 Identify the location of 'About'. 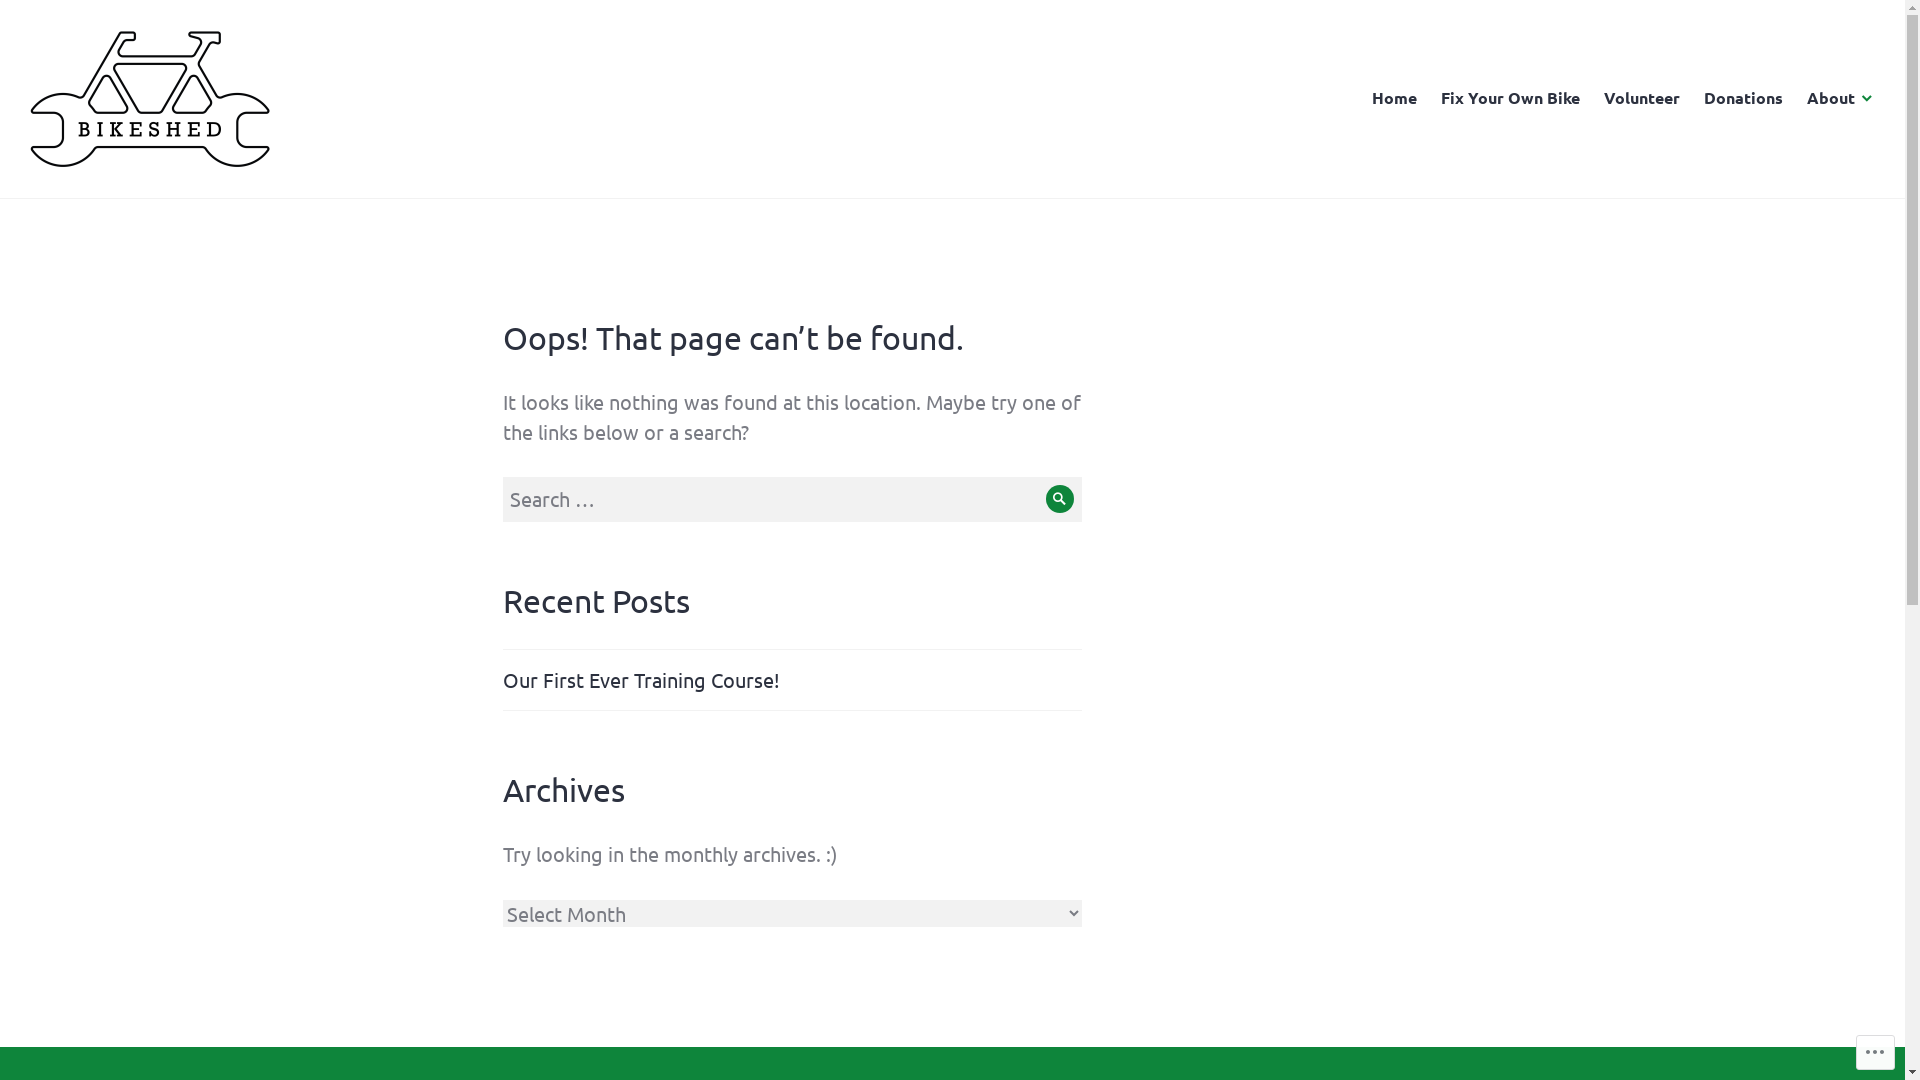
(1806, 99).